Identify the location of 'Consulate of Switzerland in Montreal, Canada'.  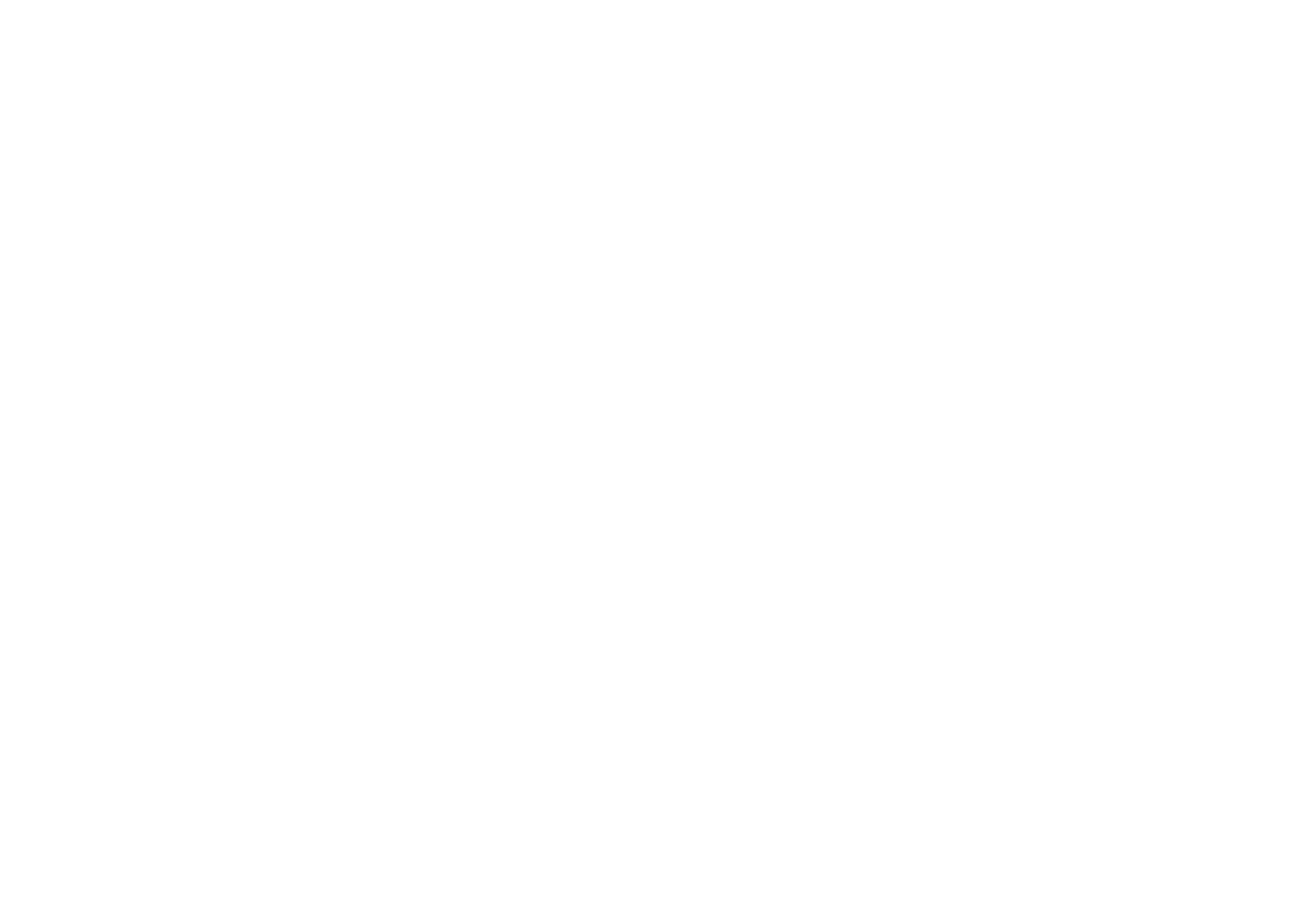
(167, 868).